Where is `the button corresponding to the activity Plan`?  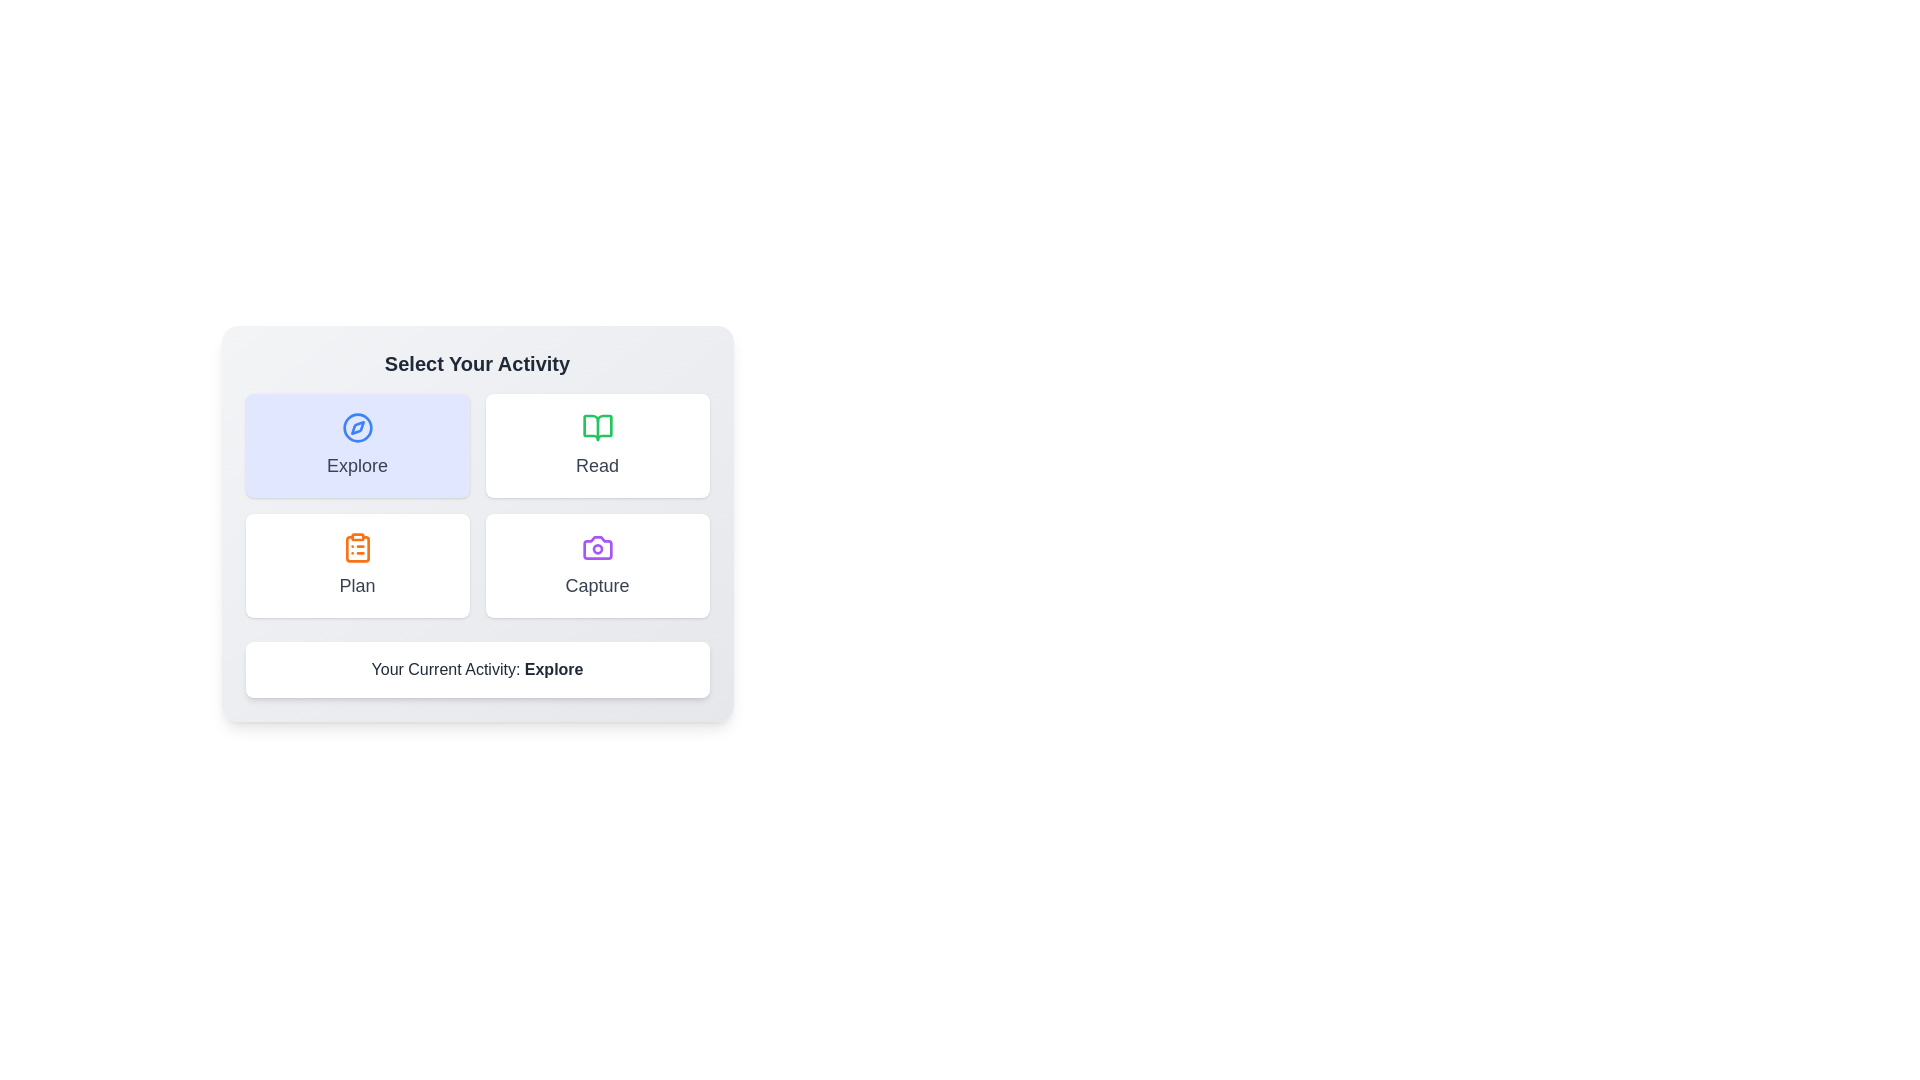
the button corresponding to the activity Plan is located at coordinates (357, 566).